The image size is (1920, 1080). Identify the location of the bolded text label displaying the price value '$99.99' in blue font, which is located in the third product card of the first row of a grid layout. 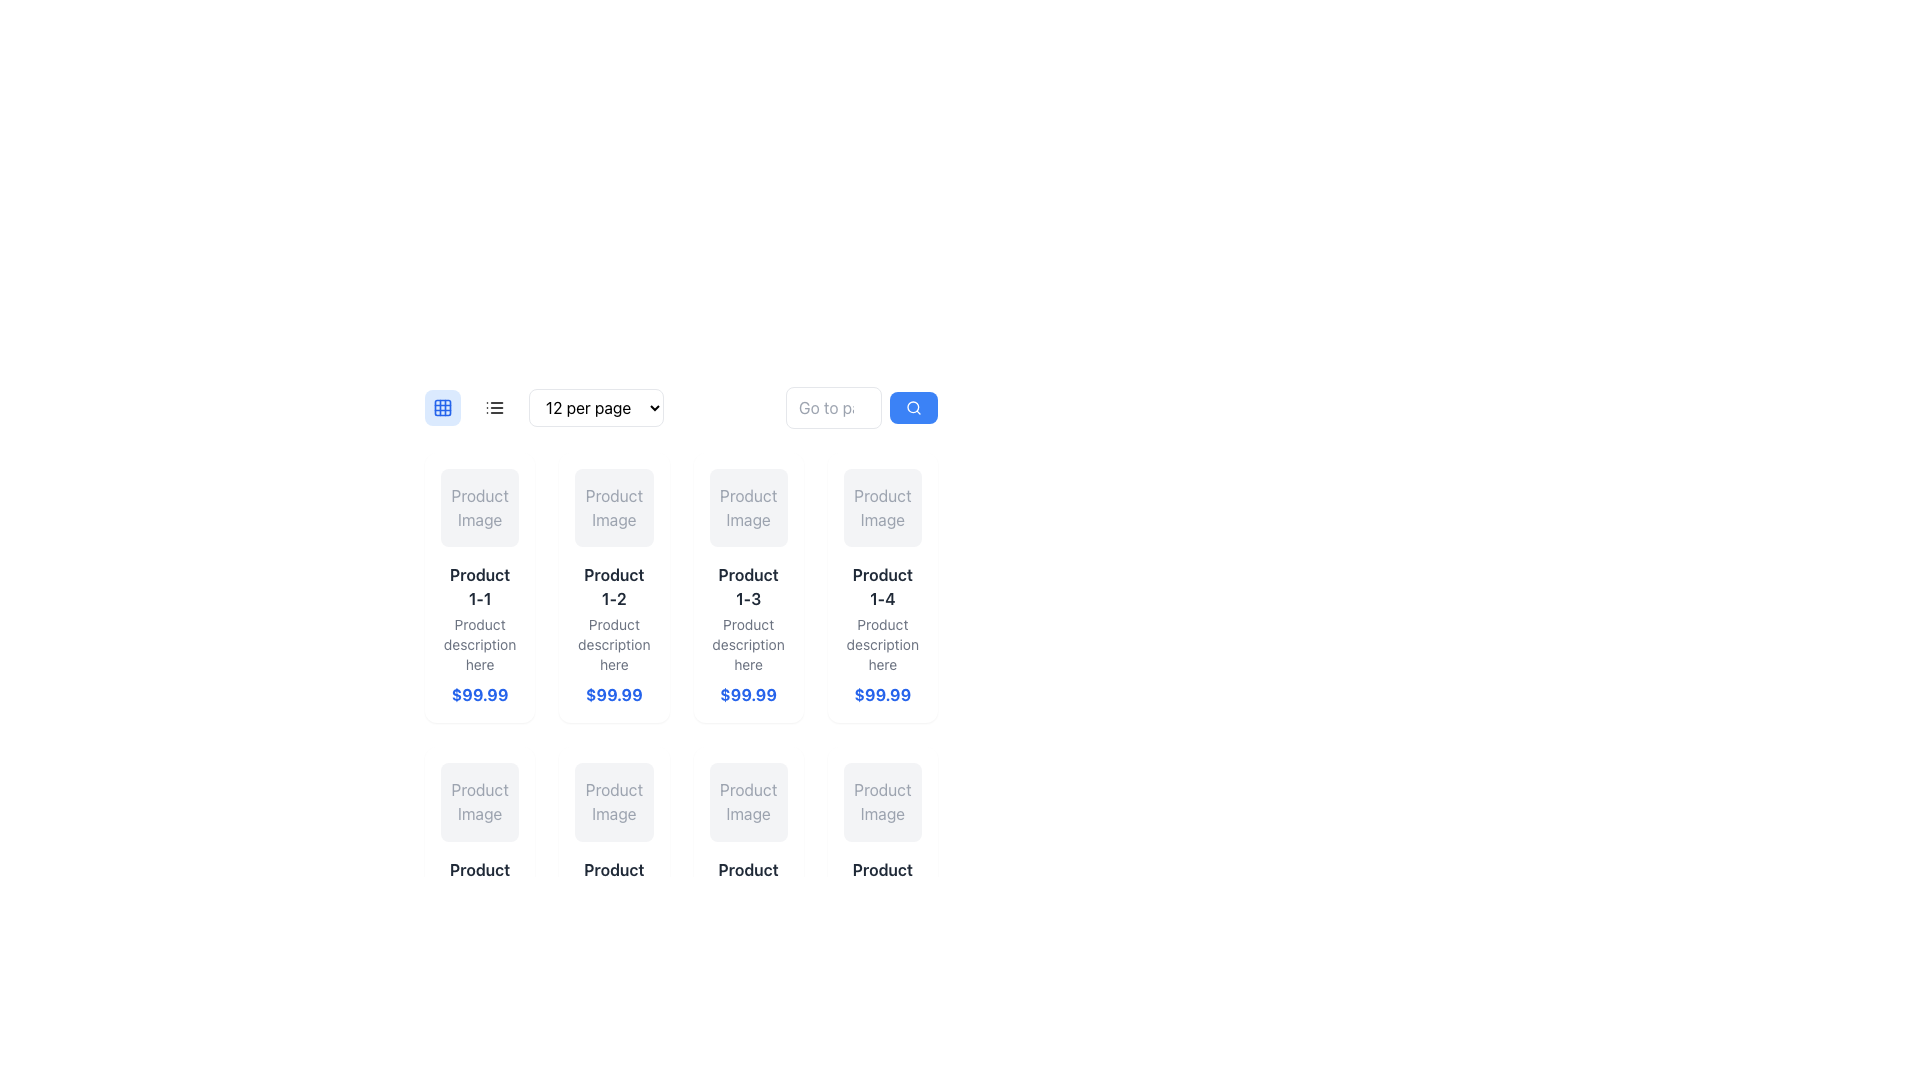
(747, 694).